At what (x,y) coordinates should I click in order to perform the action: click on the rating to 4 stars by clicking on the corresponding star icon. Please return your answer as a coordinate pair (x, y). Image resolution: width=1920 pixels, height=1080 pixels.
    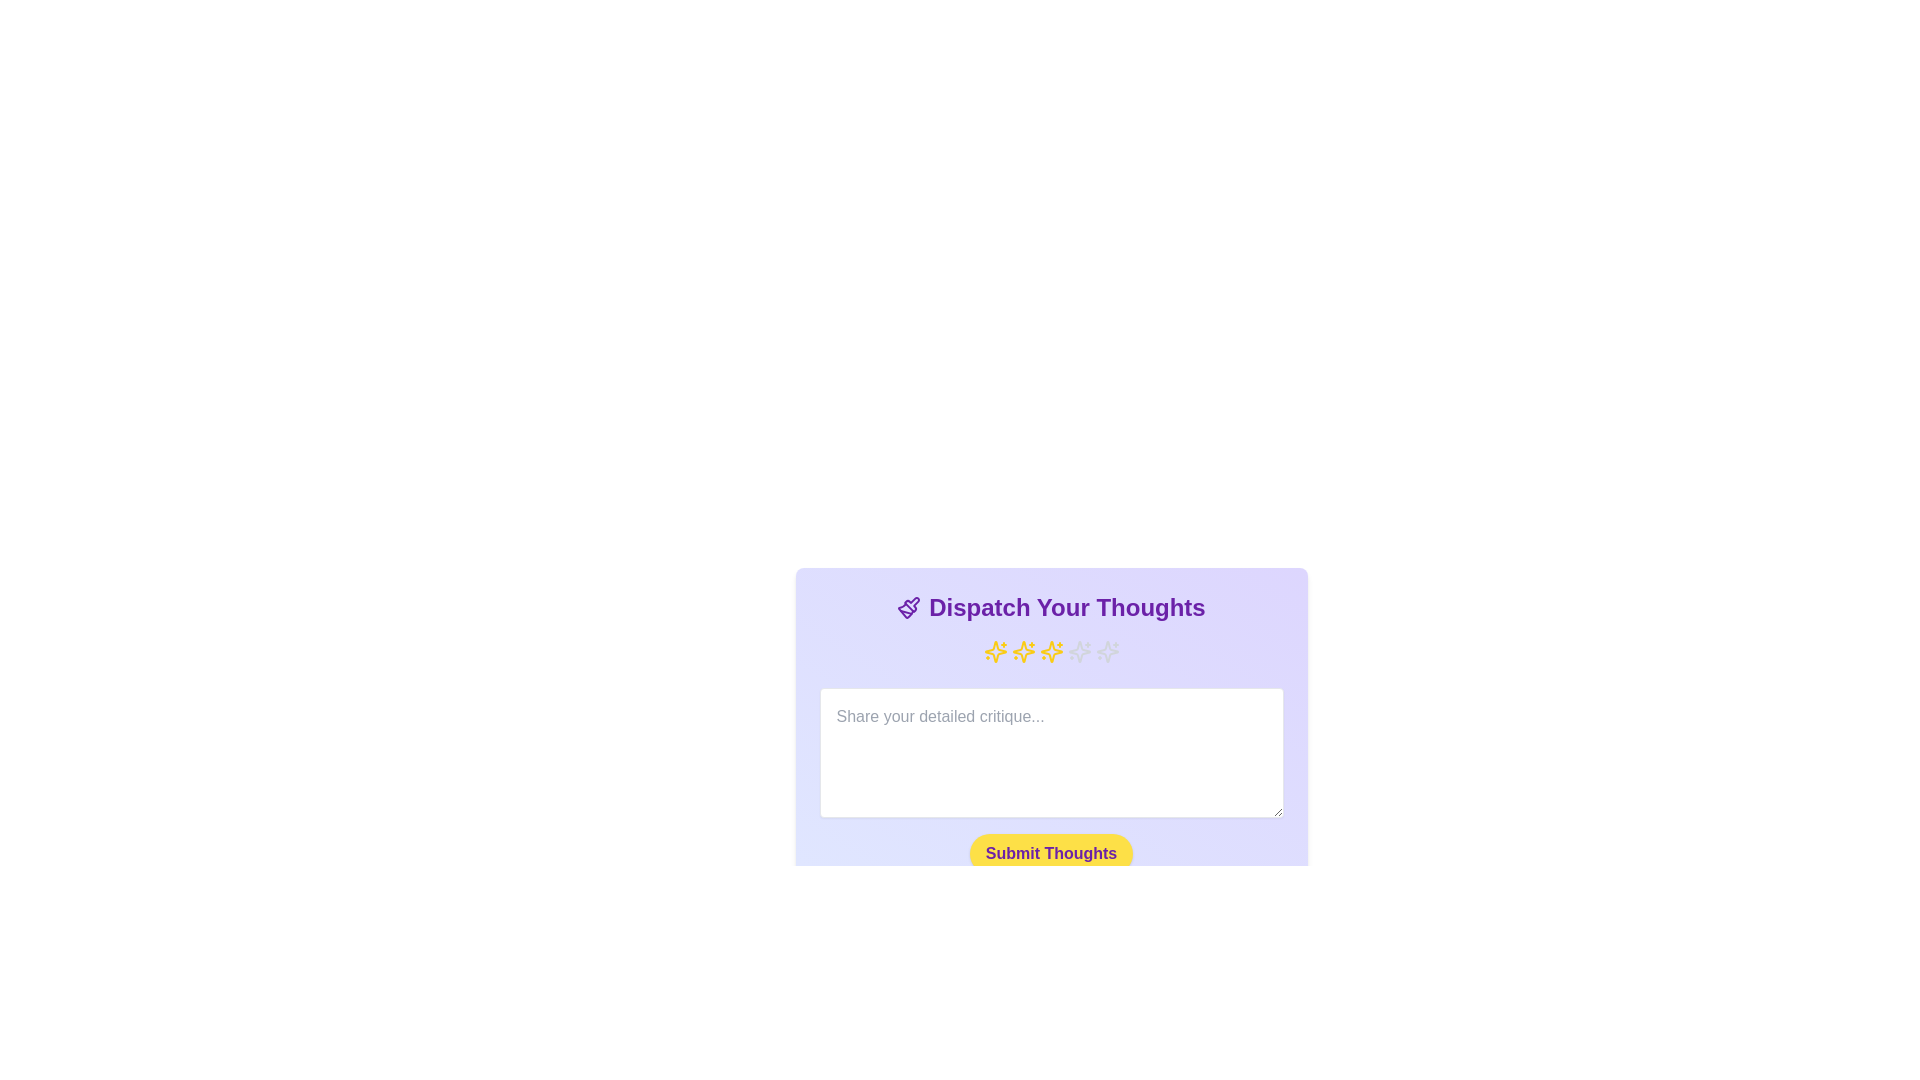
    Looking at the image, I should click on (1078, 651).